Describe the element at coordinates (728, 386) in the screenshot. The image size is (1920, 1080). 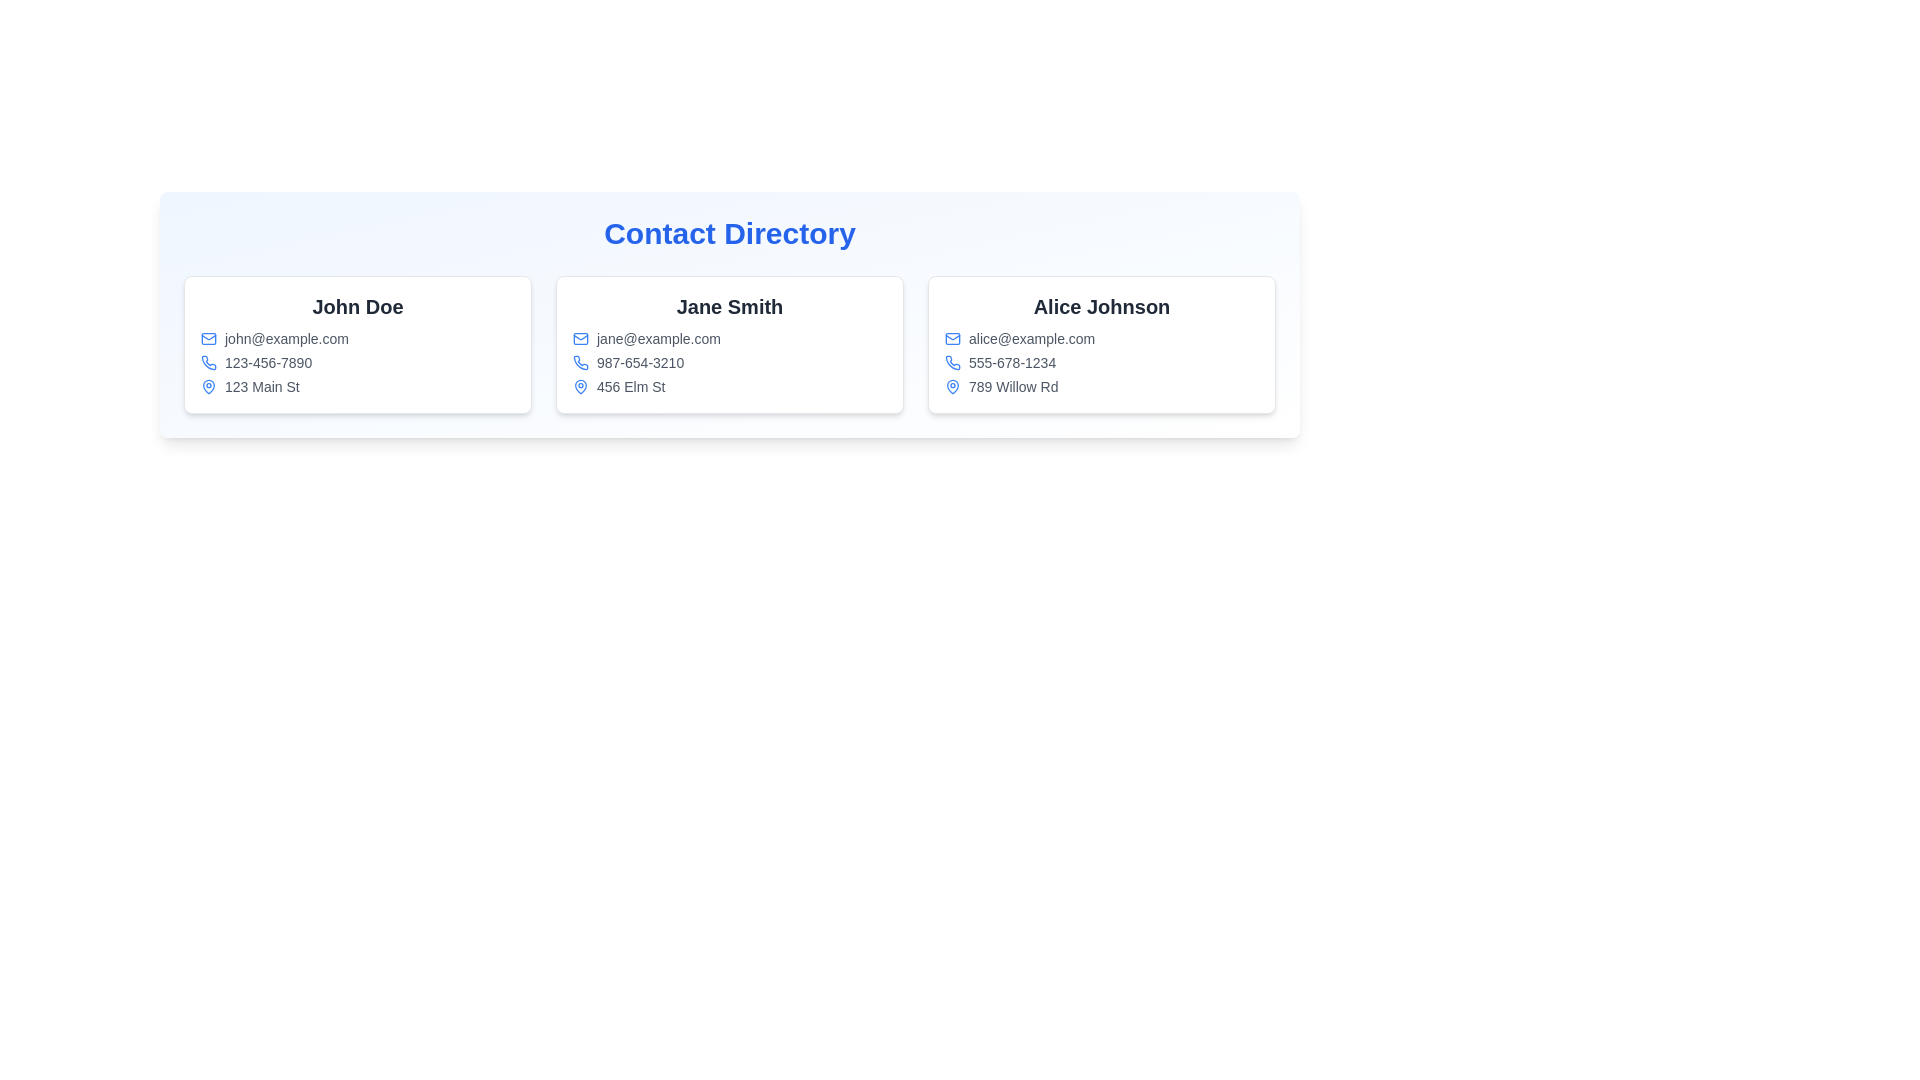
I see `address displayed as '456 Elm St' located in the third item of the contact details under 'Jane Smith's' contact card` at that location.